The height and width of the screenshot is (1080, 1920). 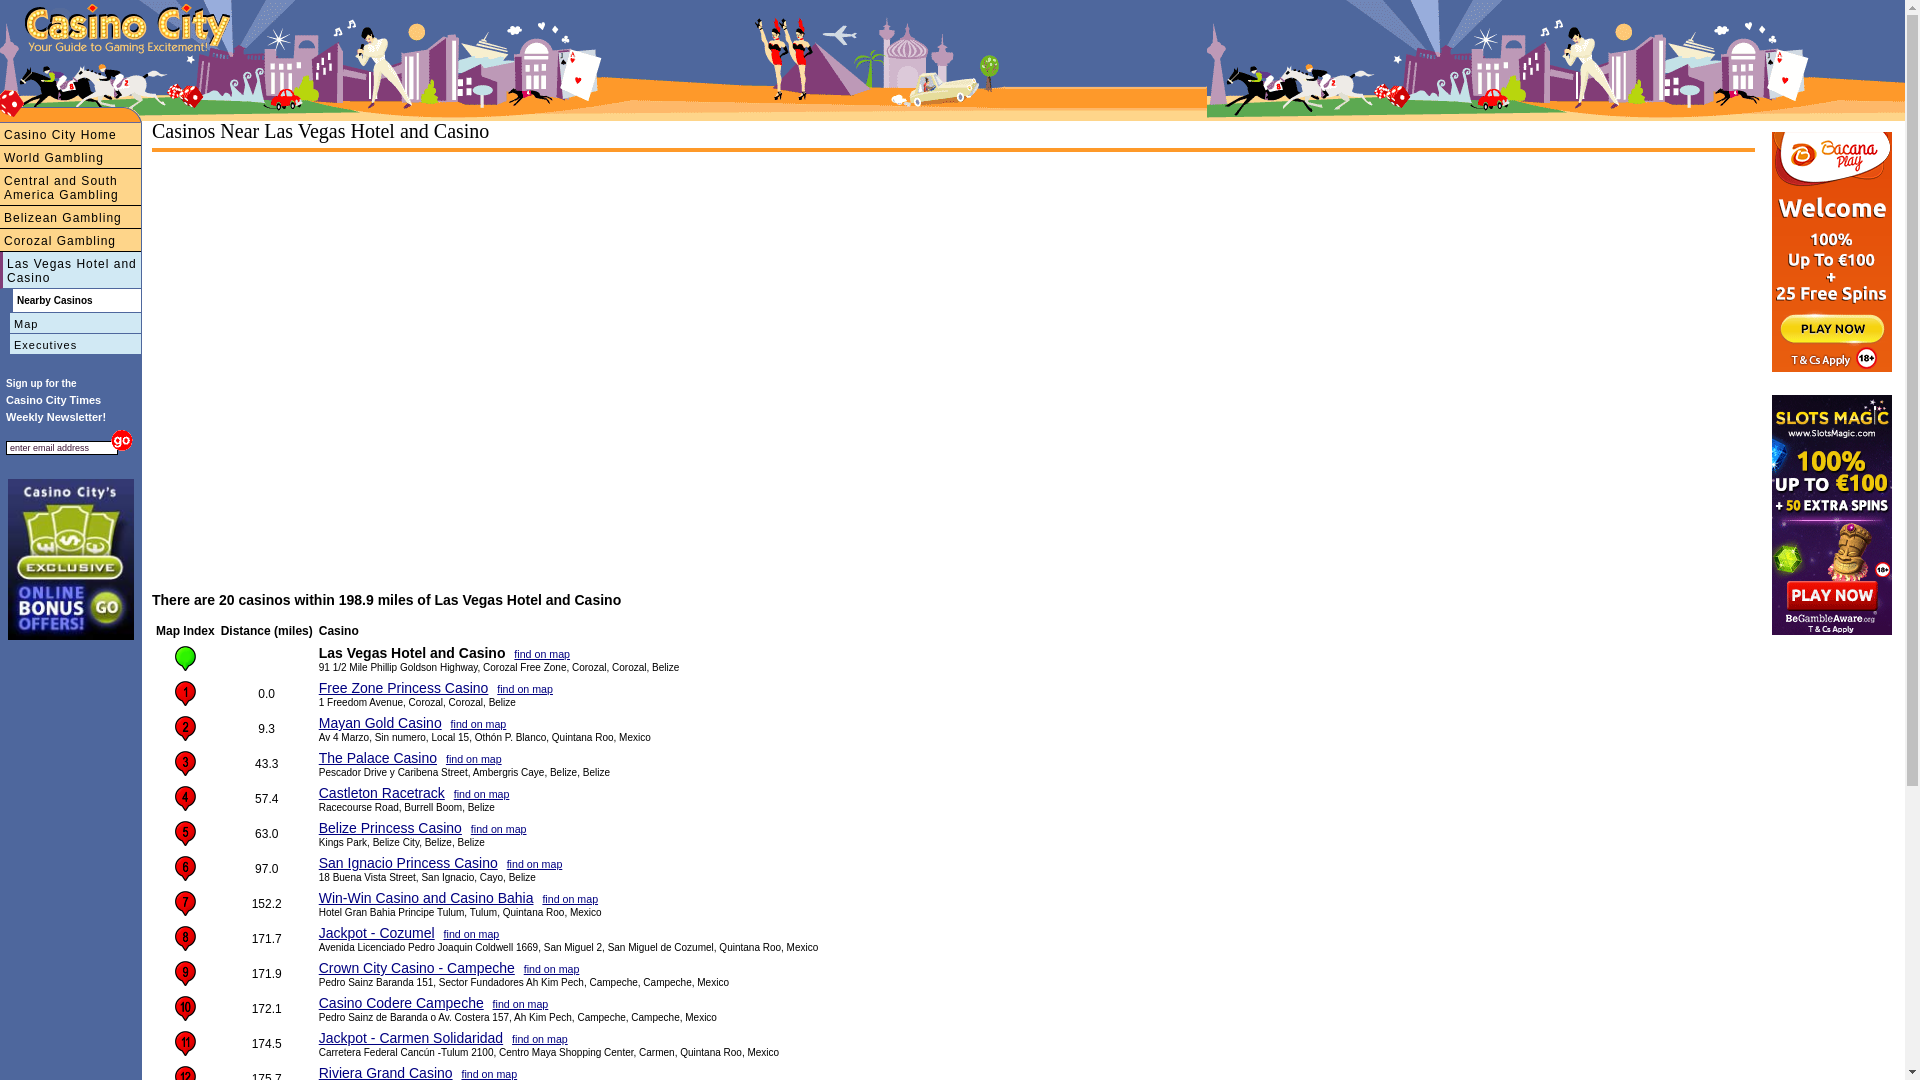 I want to click on 'find on map', so click(x=552, y=967).